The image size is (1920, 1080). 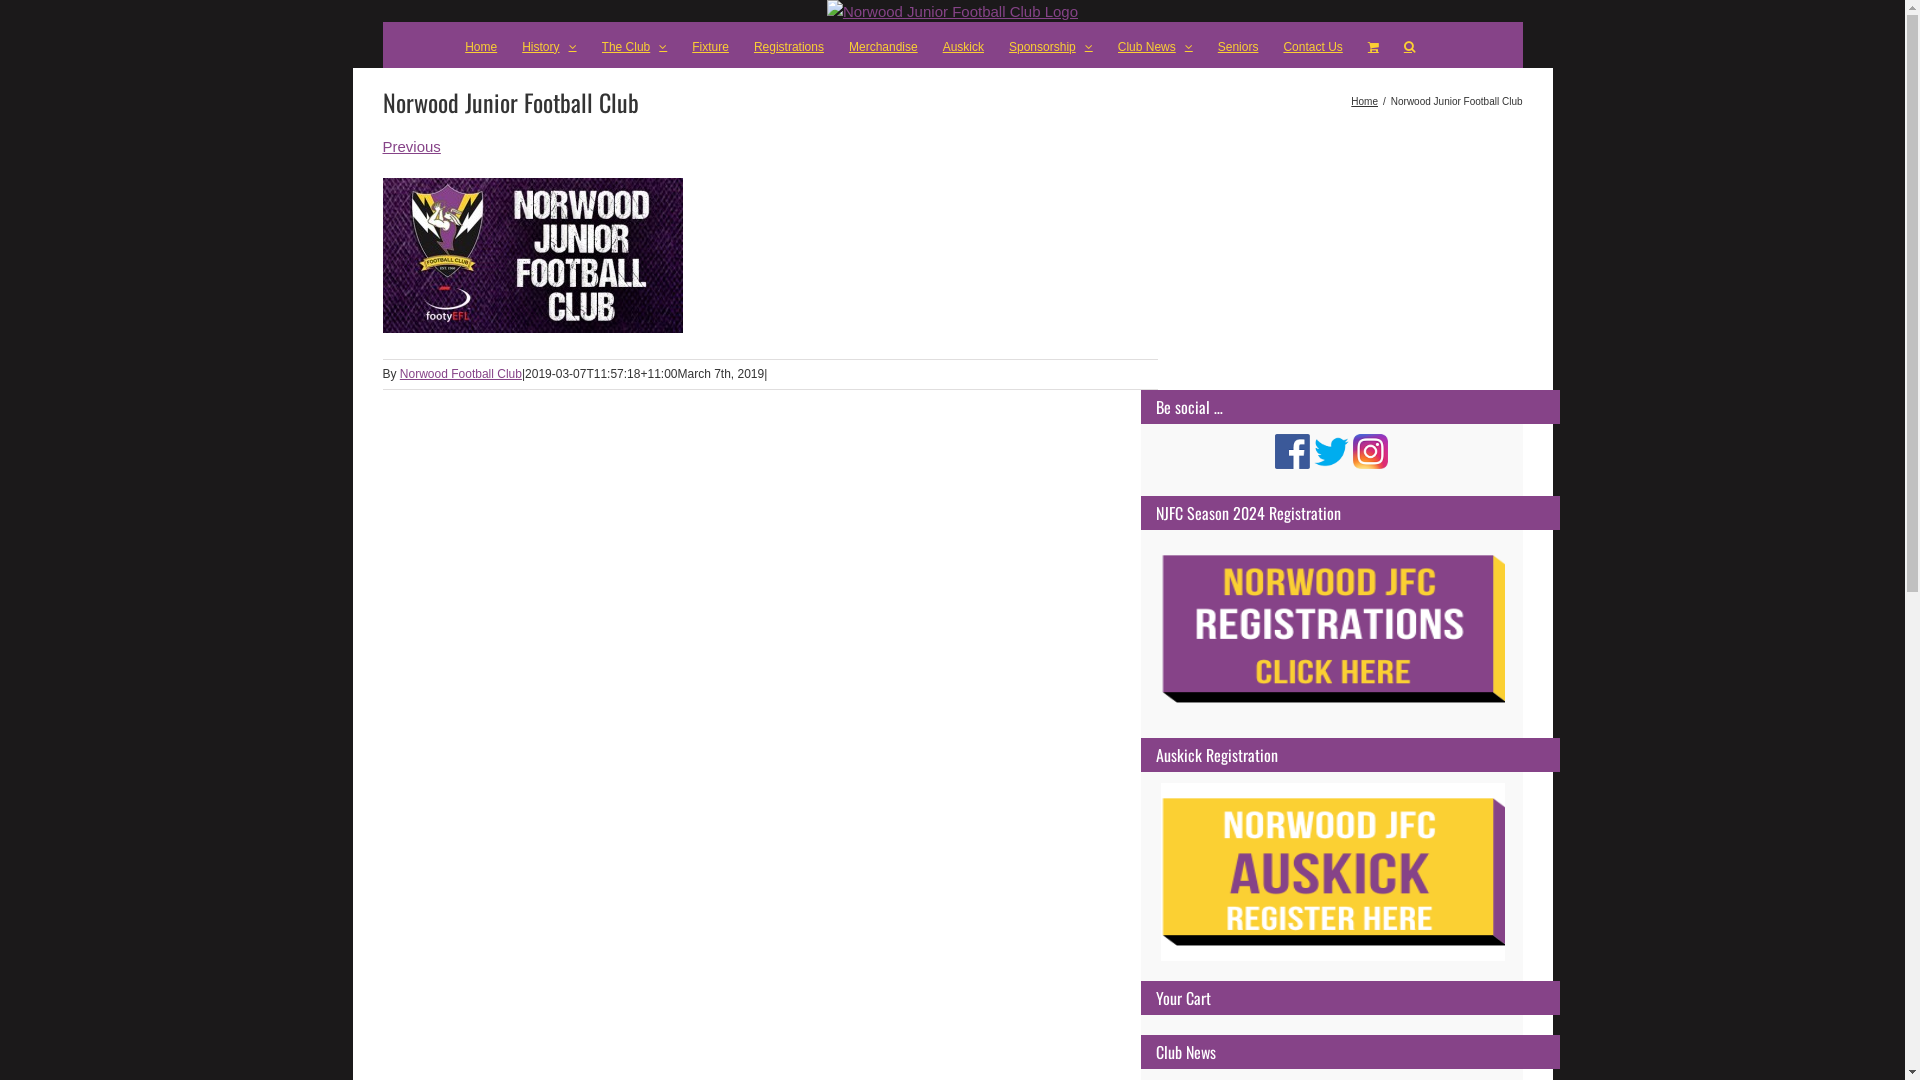 What do you see at coordinates (459, 374) in the screenshot?
I see `'Norwood Football Club'` at bounding box center [459, 374].